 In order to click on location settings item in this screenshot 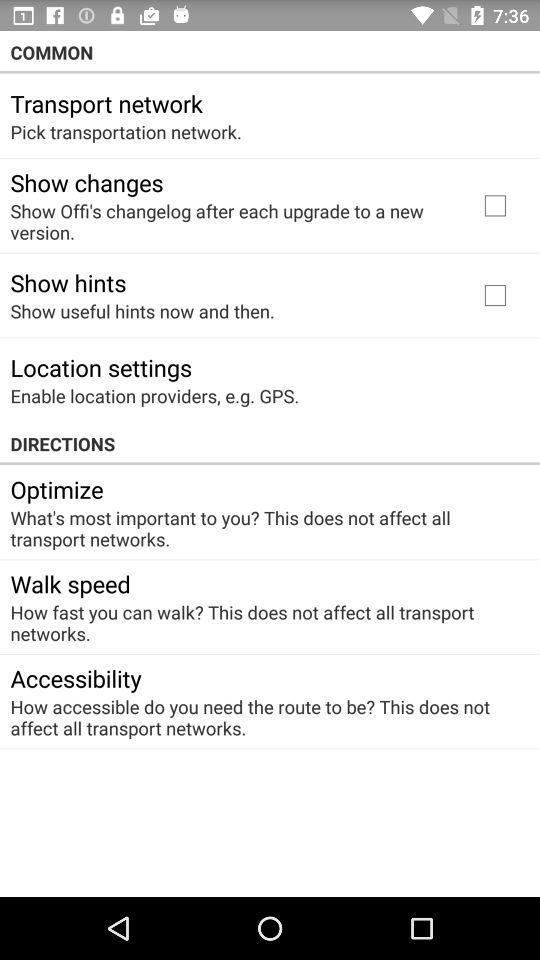, I will do `click(100, 366)`.